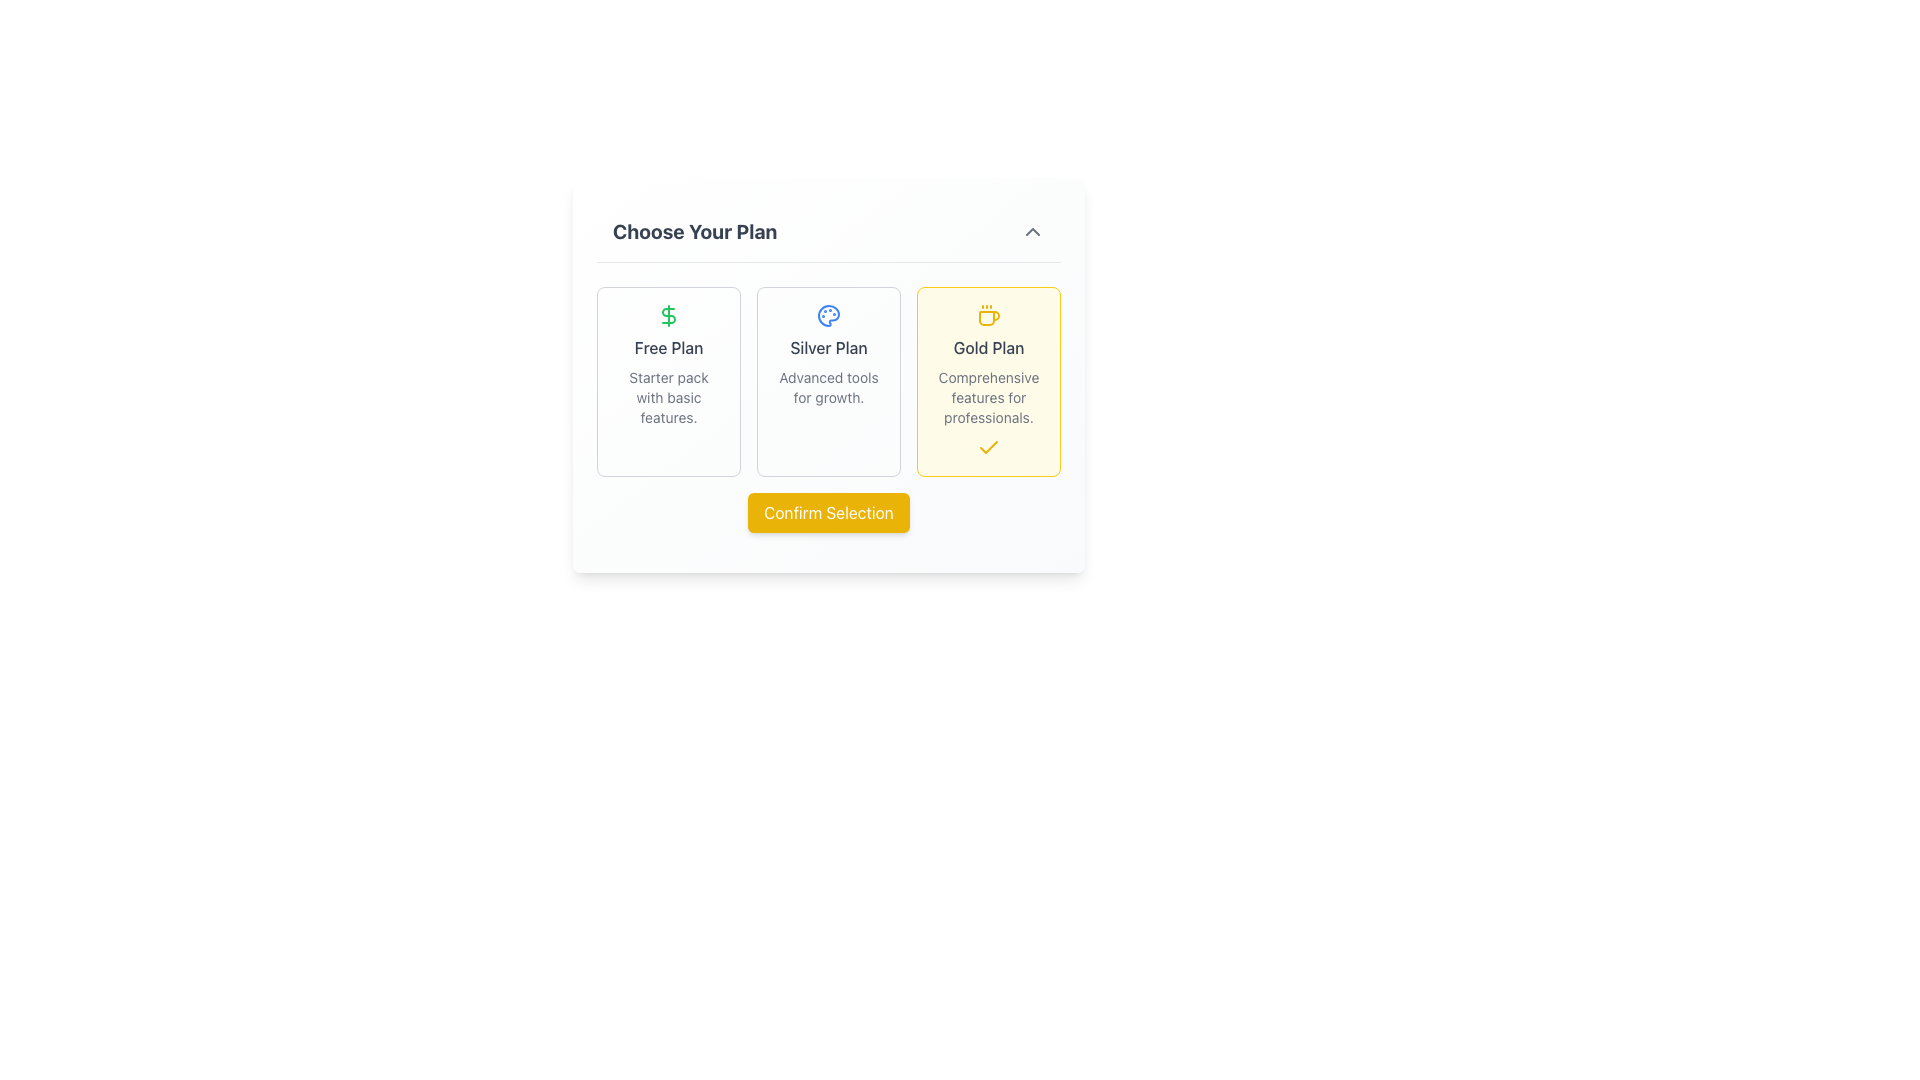 The width and height of the screenshot is (1920, 1080). What do you see at coordinates (829, 346) in the screenshot?
I see `the text label that serves as the title for the 'Silver Plan' option, located beneath a blue palette icon and above a smaller gray description text` at bounding box center [829, 346].